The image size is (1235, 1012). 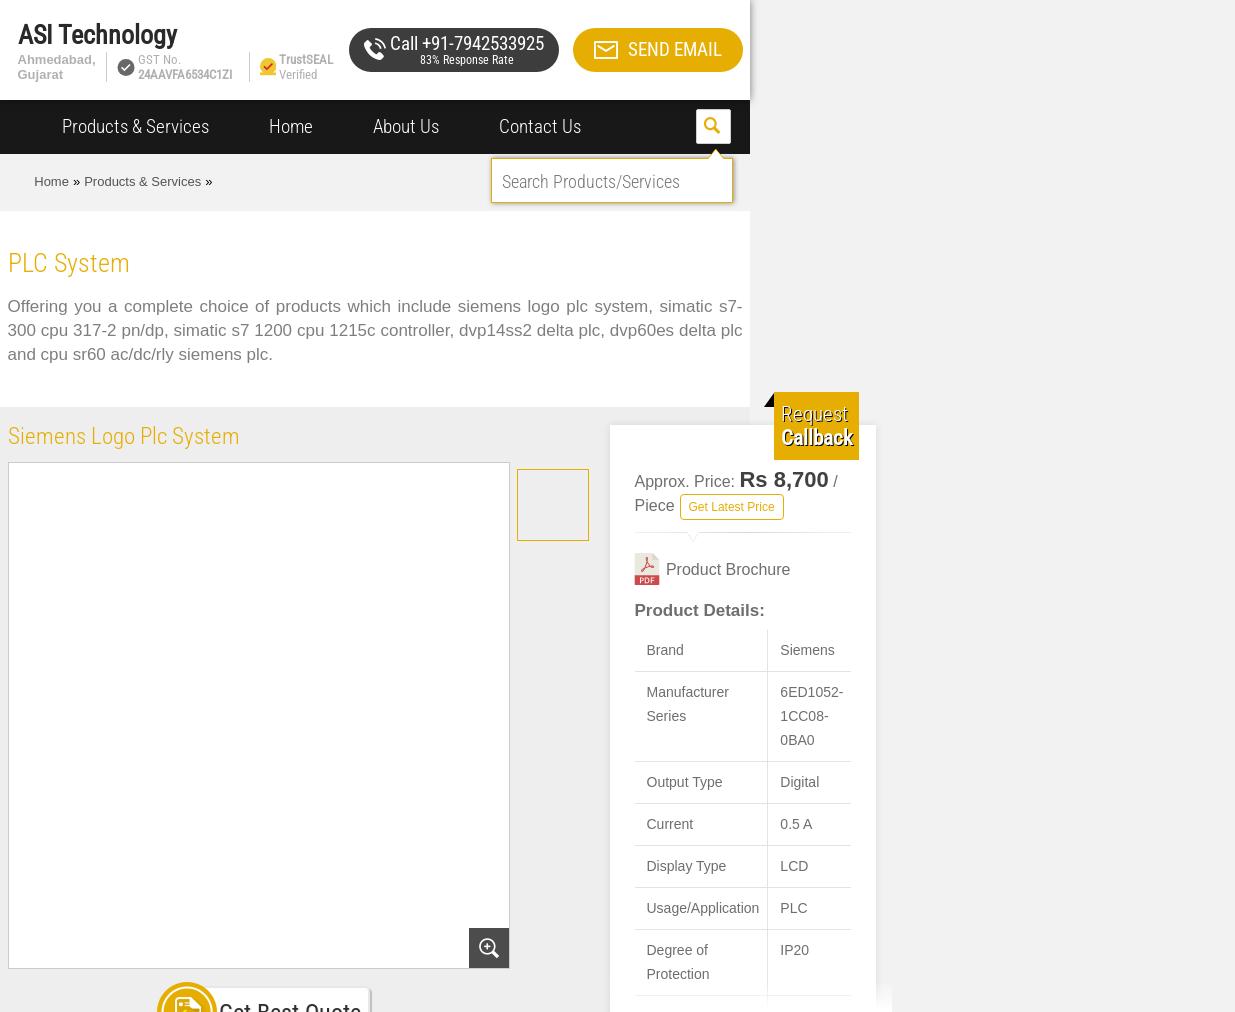 I want to click on 'Siemens Logo Plc System', so click(x=6, y=436).